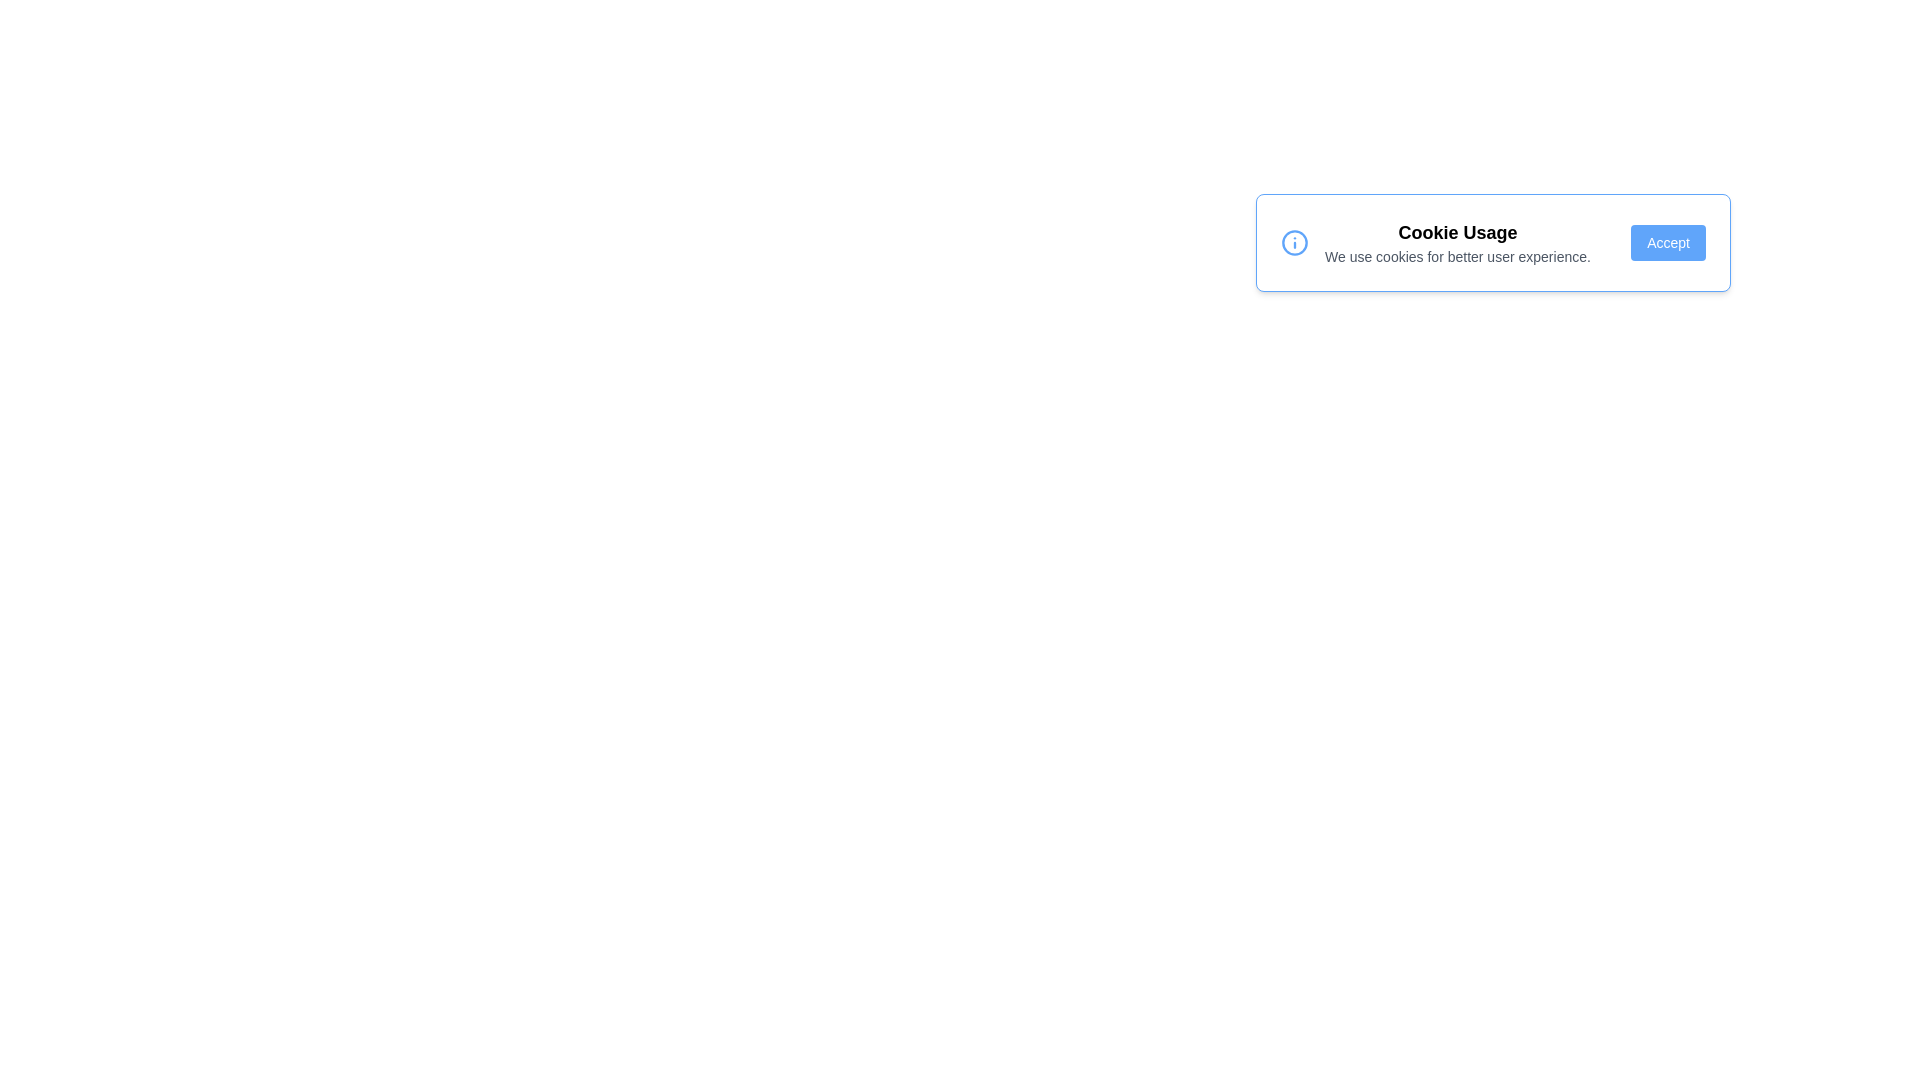  I want to click on the informational text about the application's use of cookies, located underneath the 'Cookie Usage' heading in the notification box, so click(1457, 256).